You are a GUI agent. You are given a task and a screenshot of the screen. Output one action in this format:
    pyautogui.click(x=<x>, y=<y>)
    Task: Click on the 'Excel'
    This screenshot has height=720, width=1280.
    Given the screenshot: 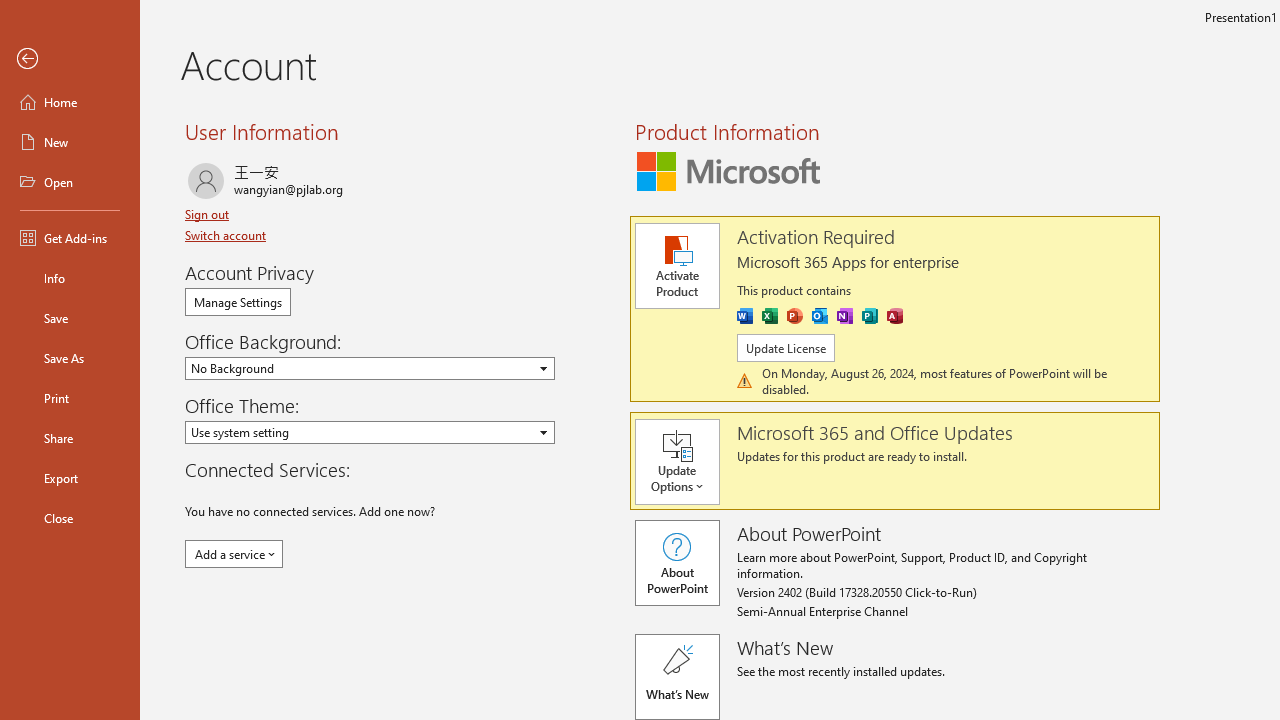 What is the action you would take?
    pyautogui.click(x=768, y=315)
    